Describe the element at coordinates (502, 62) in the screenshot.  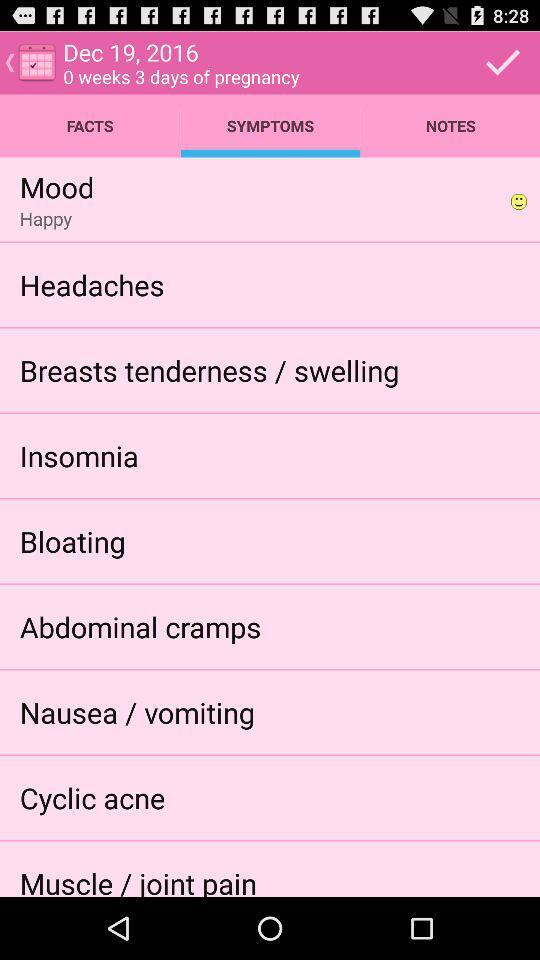
I see `app next to 0 weeks 3 icon` at that location.